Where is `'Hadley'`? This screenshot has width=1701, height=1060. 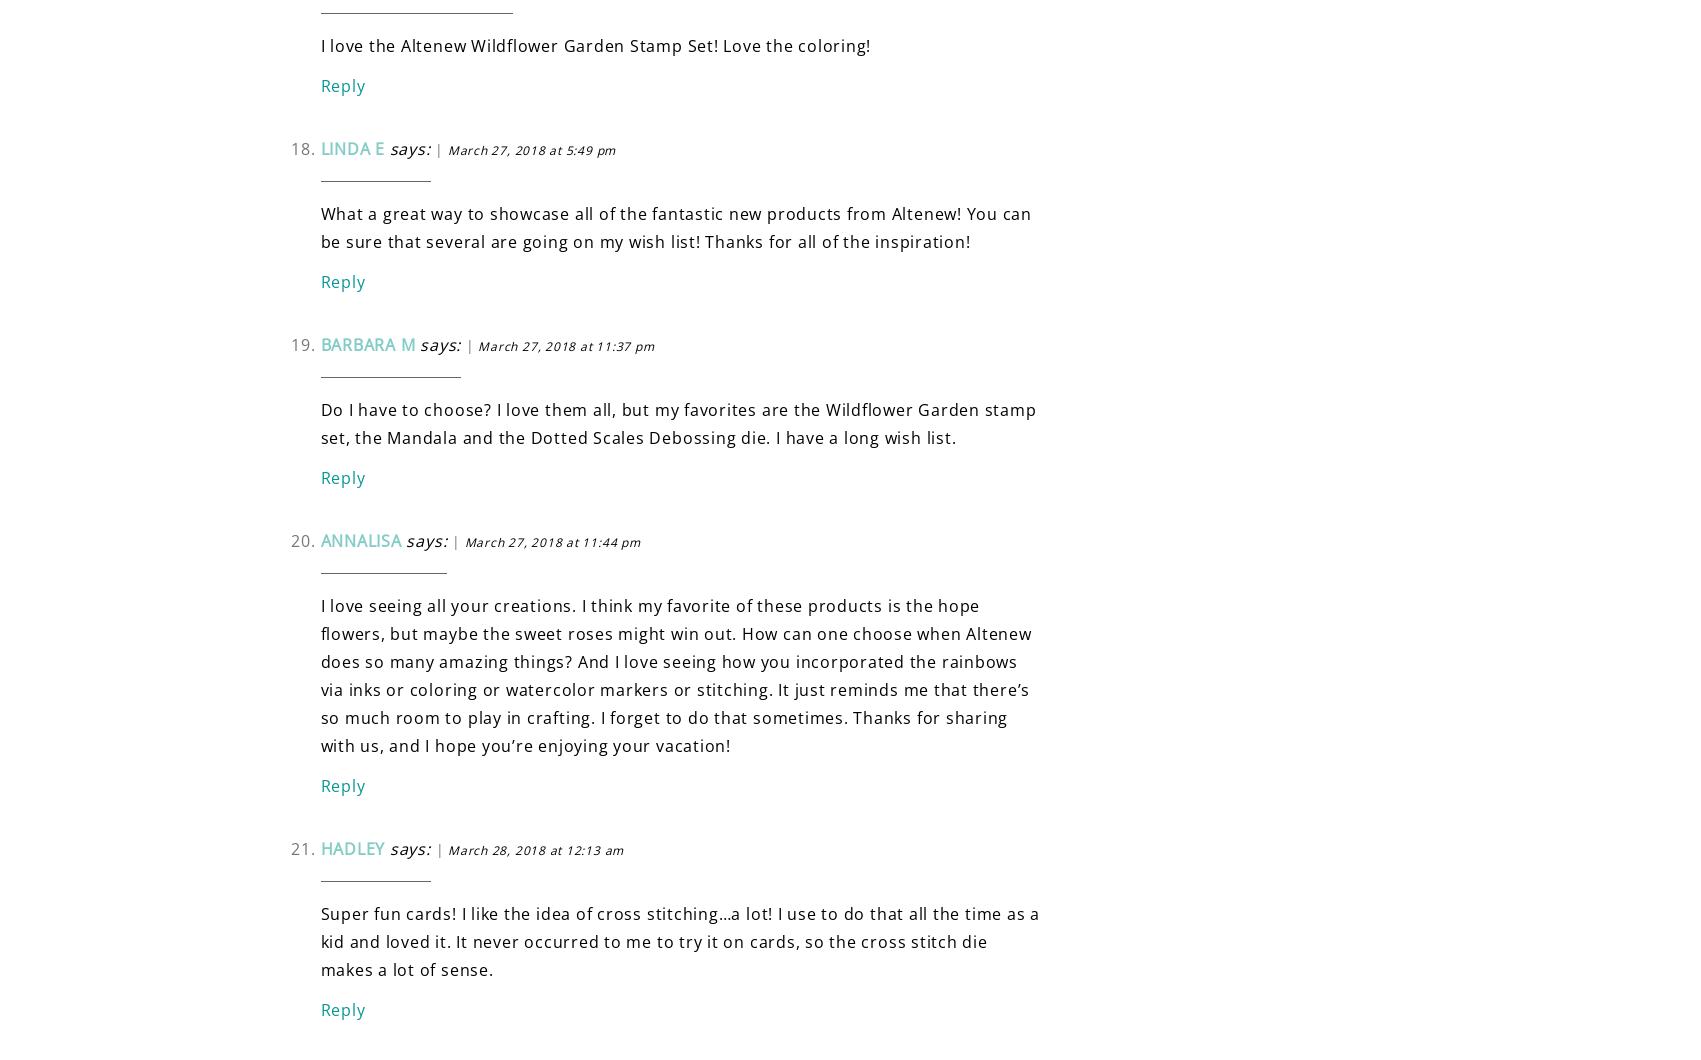 'Hadley' is located at coordinates (352, 848).